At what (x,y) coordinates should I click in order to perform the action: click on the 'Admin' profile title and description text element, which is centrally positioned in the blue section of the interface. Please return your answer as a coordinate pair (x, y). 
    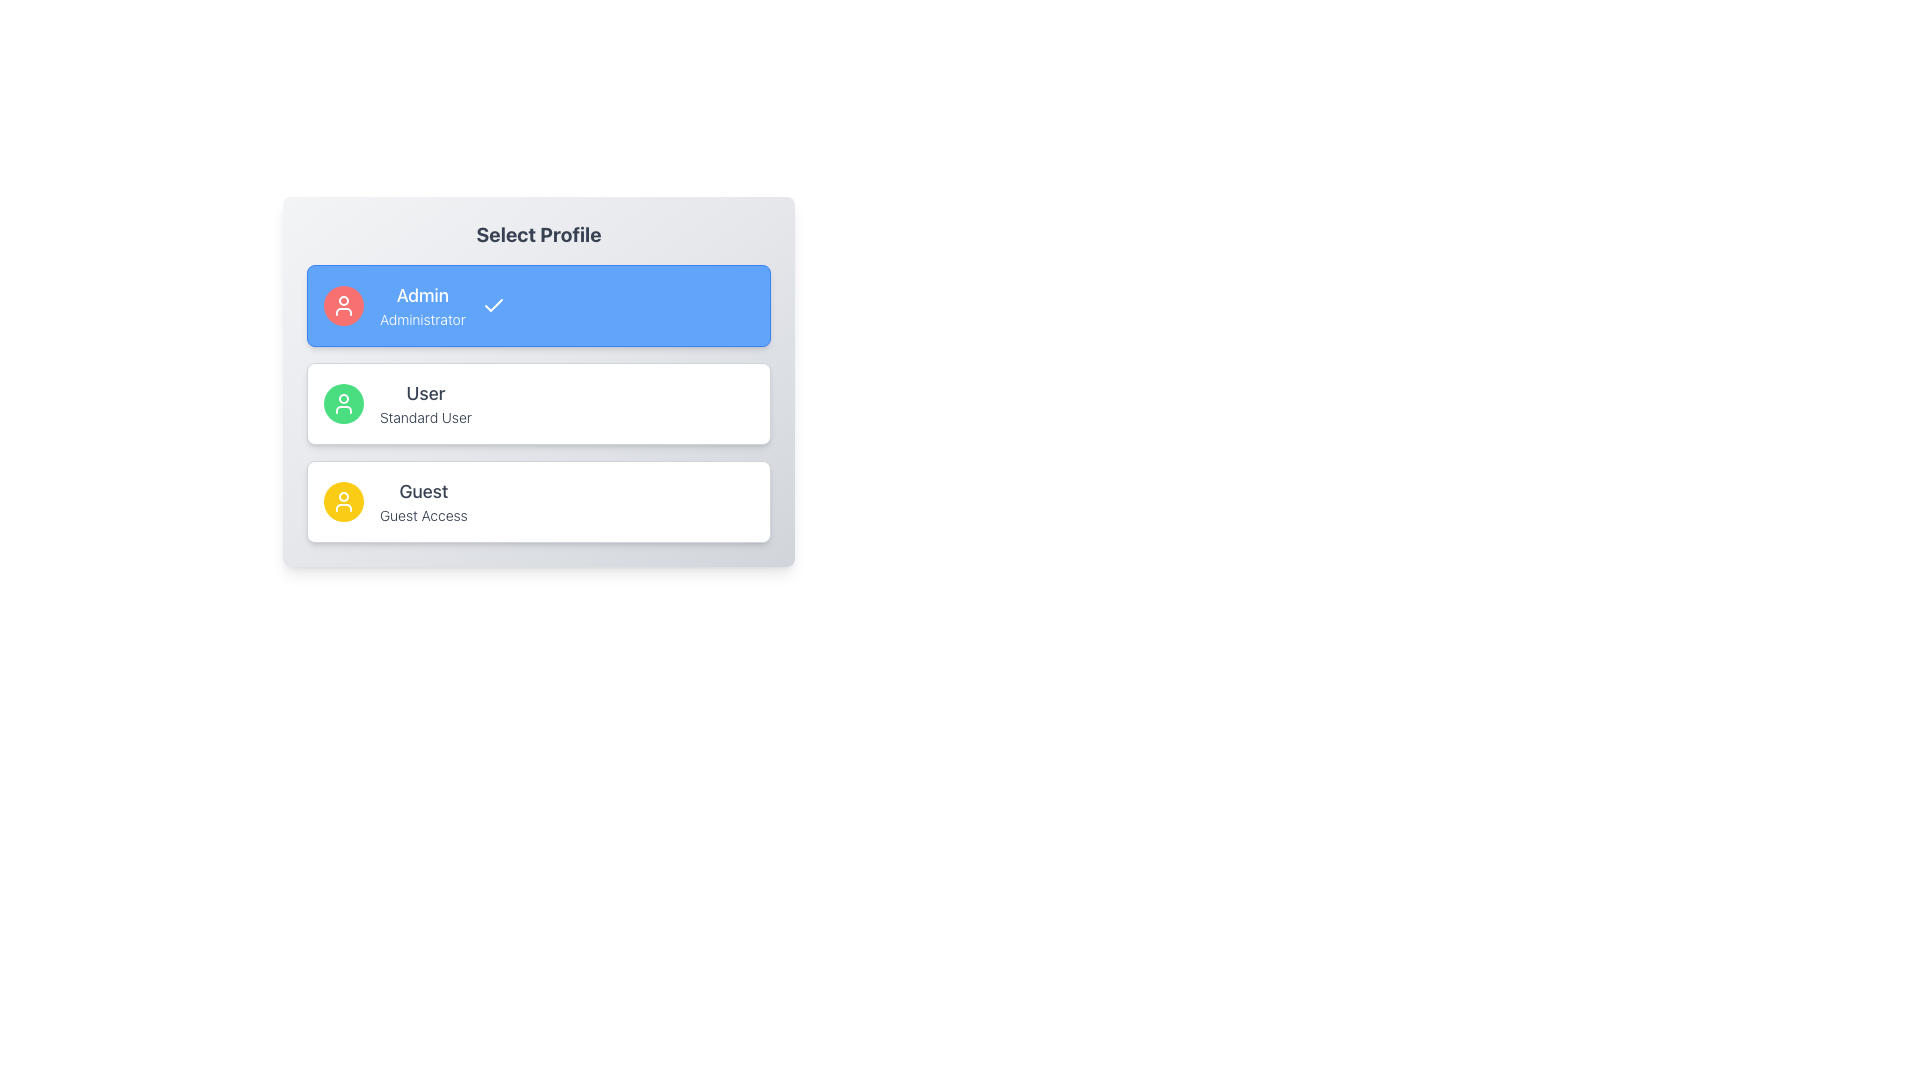
    Looking at the image, I should click on (421, 305).